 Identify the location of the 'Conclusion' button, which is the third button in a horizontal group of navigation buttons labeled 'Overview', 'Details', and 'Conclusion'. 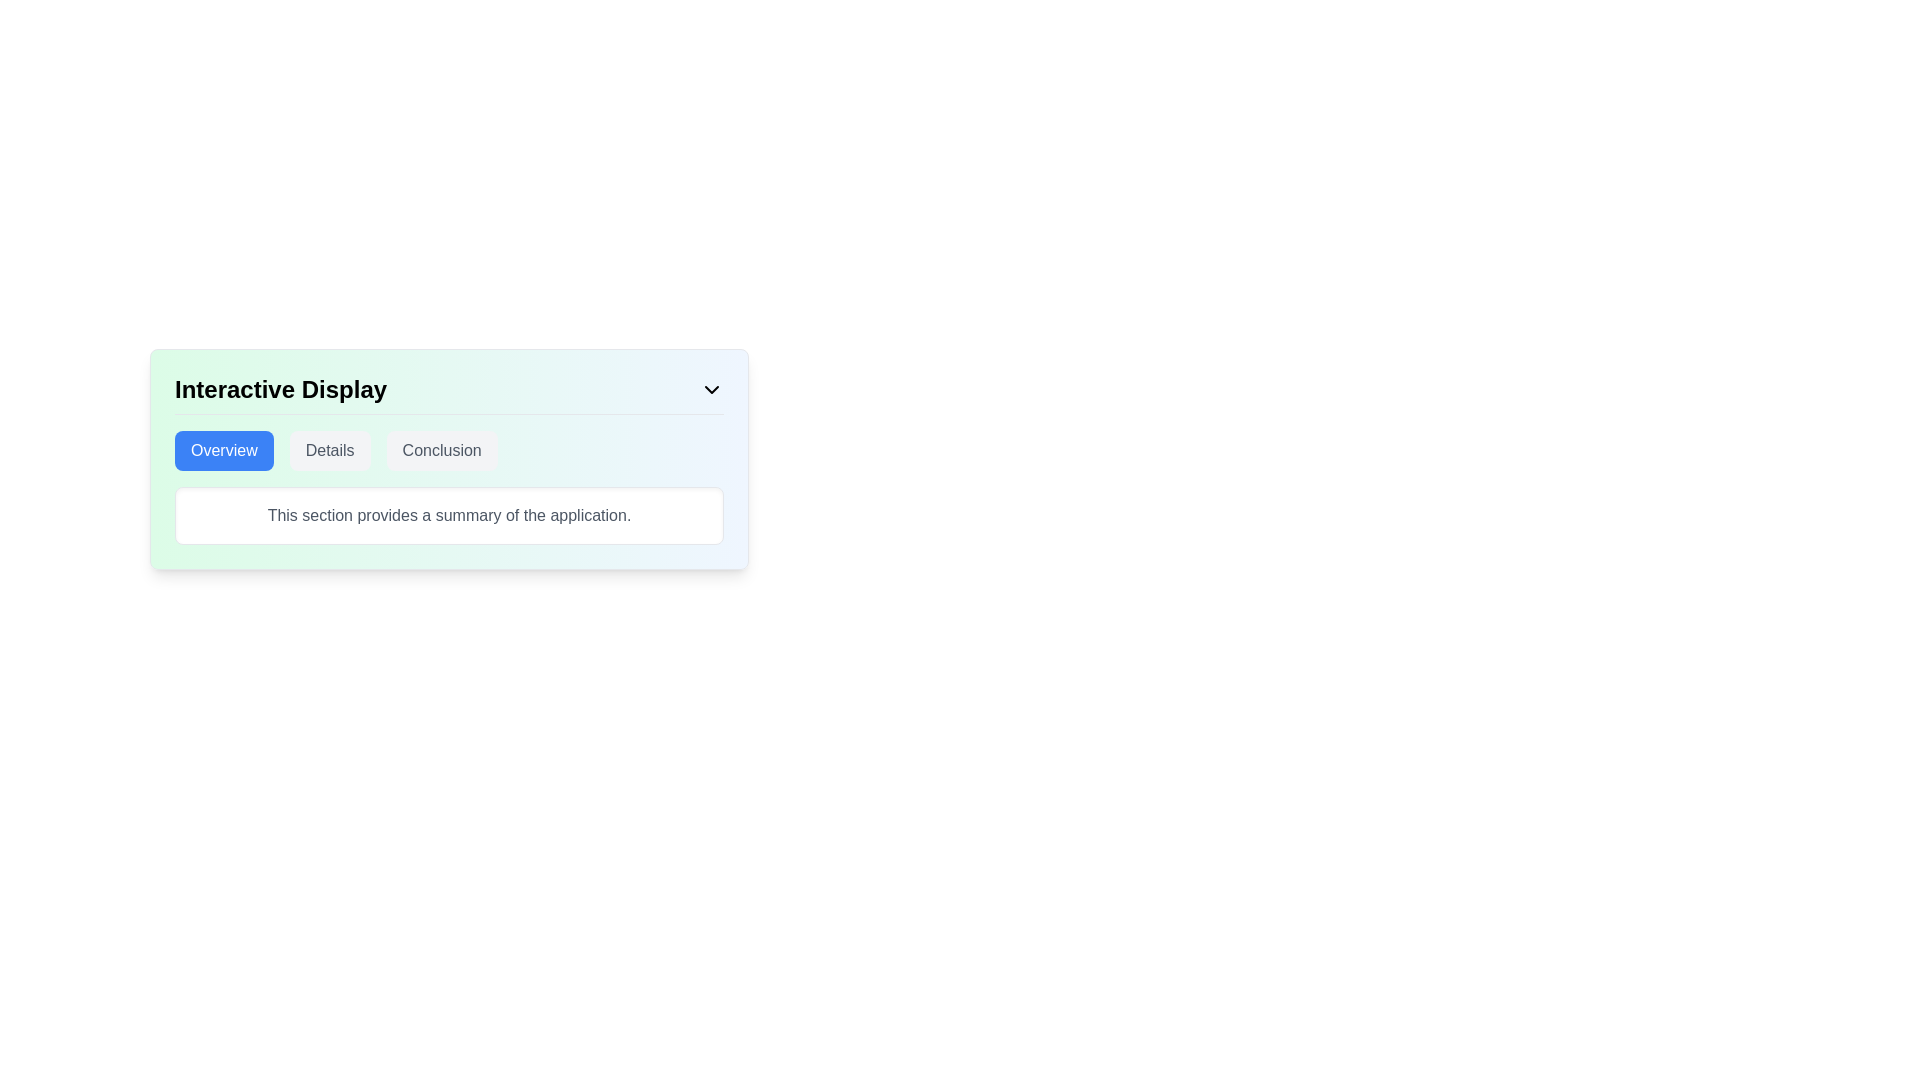
(440, 451).